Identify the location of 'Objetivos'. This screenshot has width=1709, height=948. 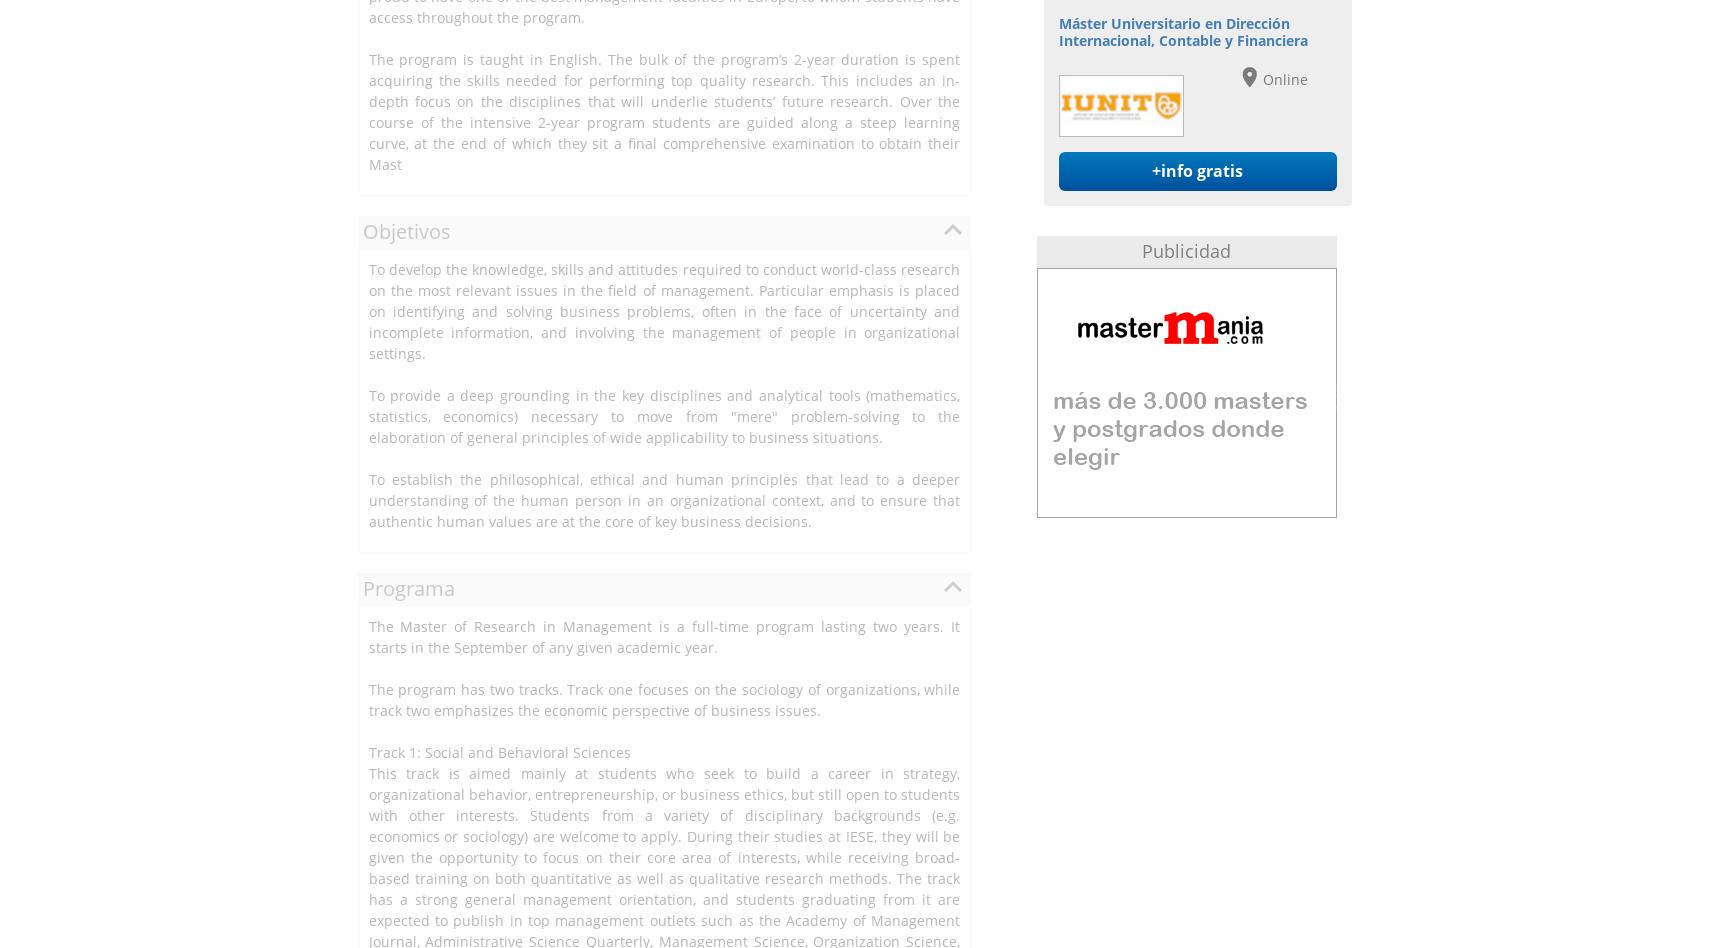
(405, 229).